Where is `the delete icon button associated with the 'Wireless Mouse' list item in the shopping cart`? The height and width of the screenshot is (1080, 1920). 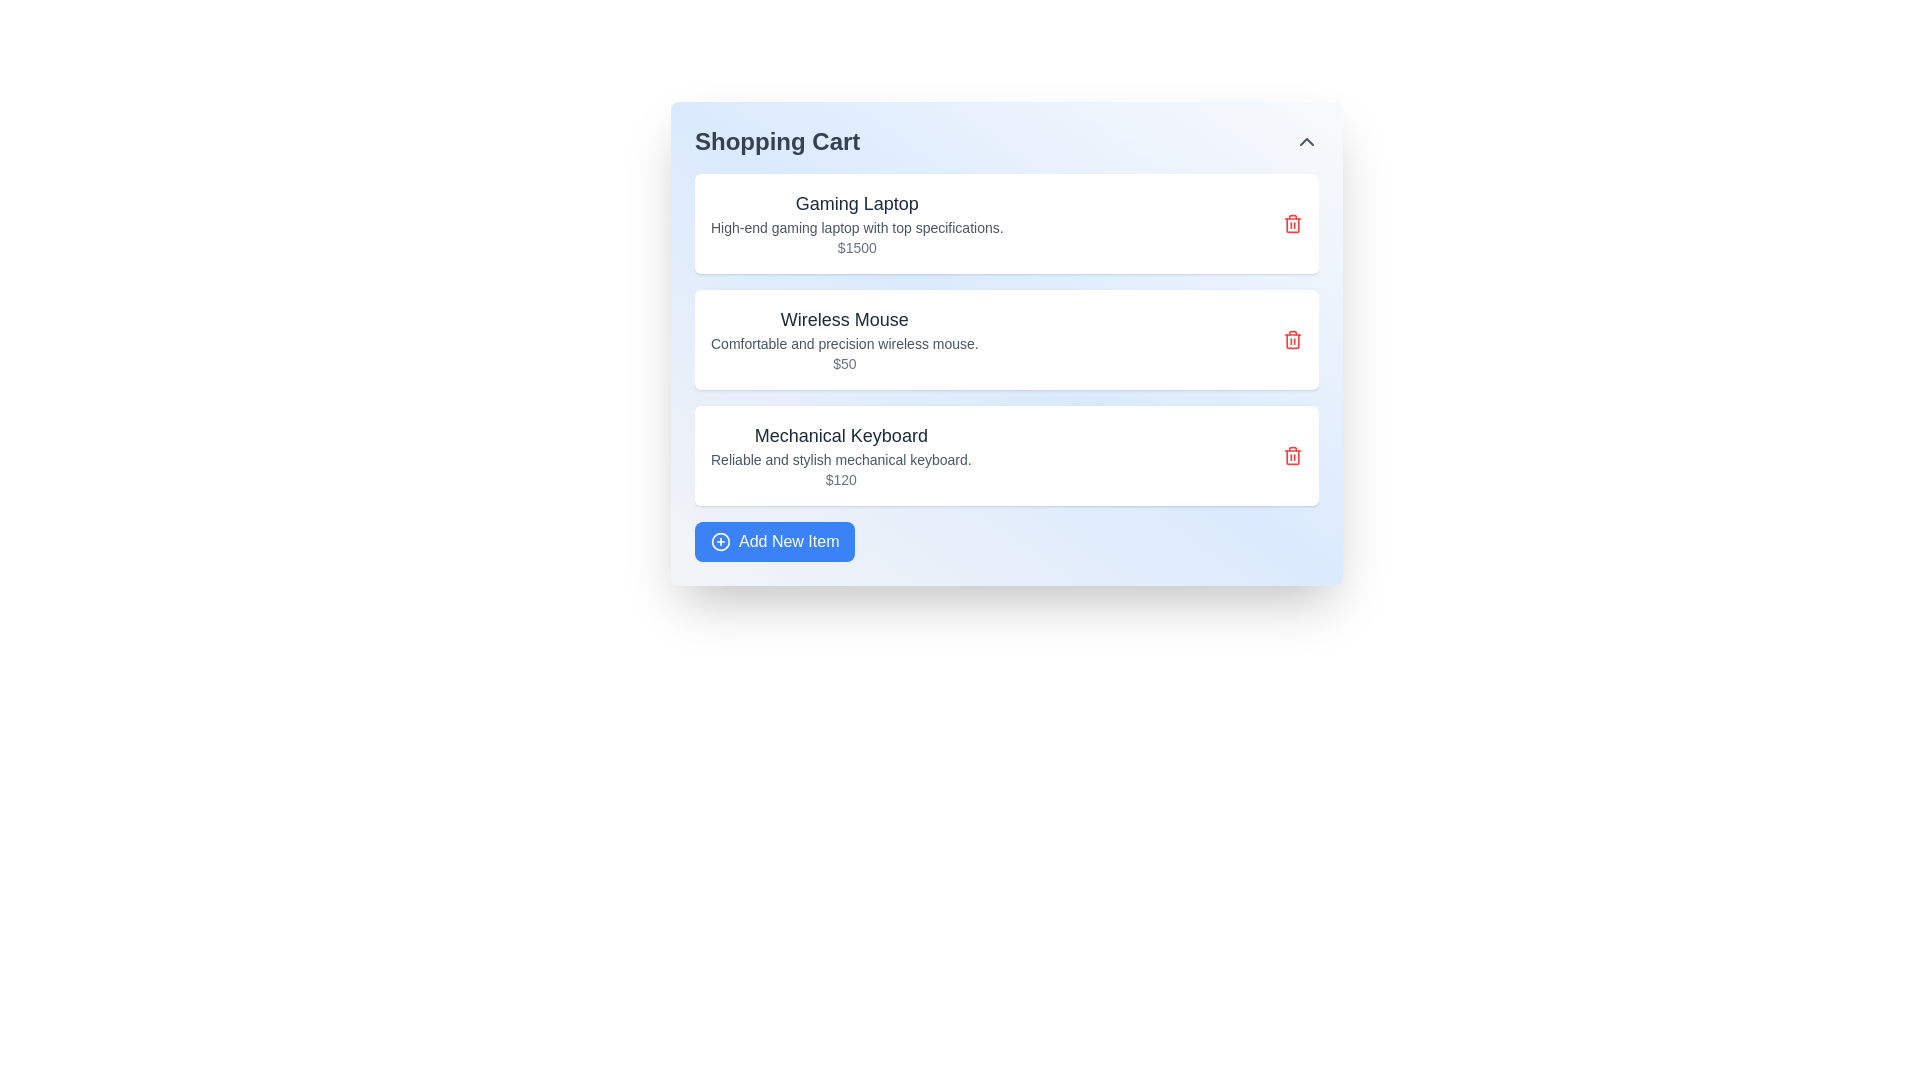
the delete icon button associated with the 'Wireless Mouse' list item in the shopping cart is located at coordinates (1292, 339).